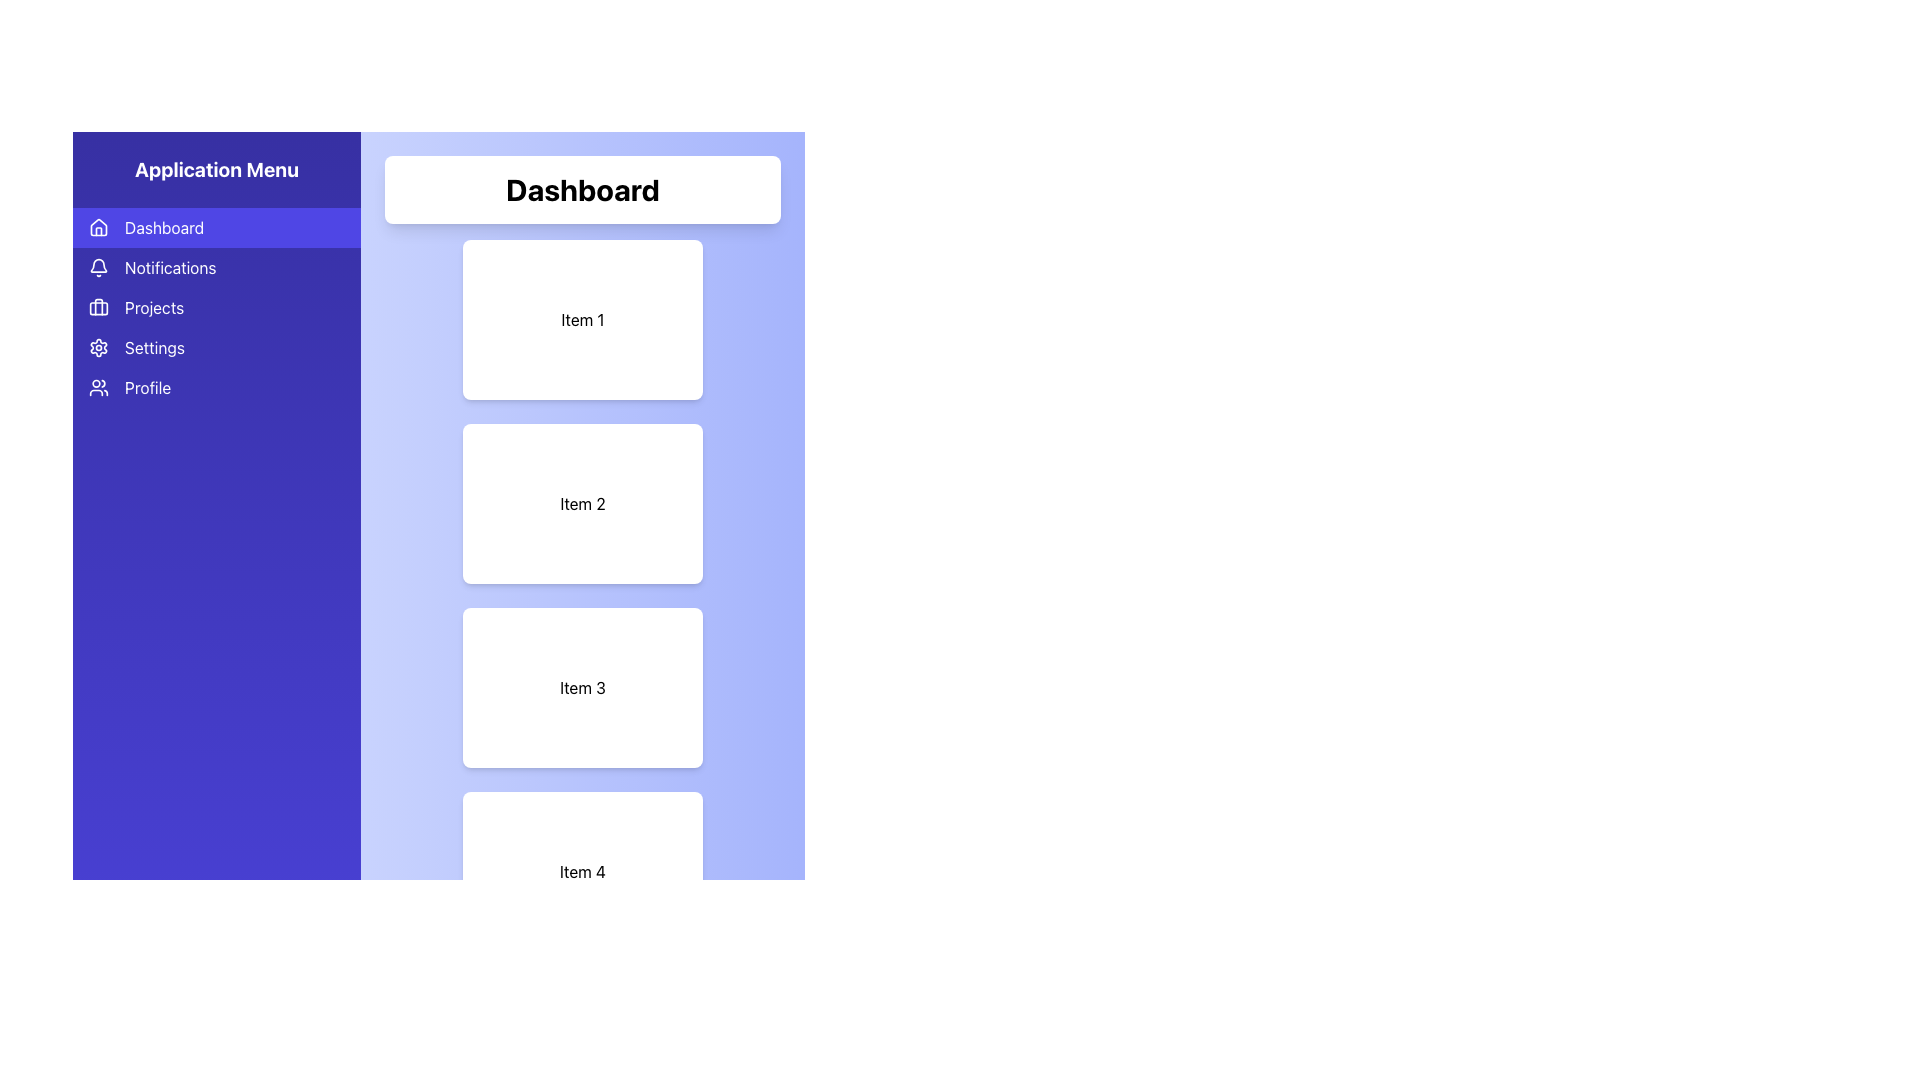  Describe the element at coordinates (98, 226) in the screenshot. I see `the home icon, which is a small white house outline on a purple background, located to the left of the 'Dashboard' text in the top-left section of the menu bar` at that location.